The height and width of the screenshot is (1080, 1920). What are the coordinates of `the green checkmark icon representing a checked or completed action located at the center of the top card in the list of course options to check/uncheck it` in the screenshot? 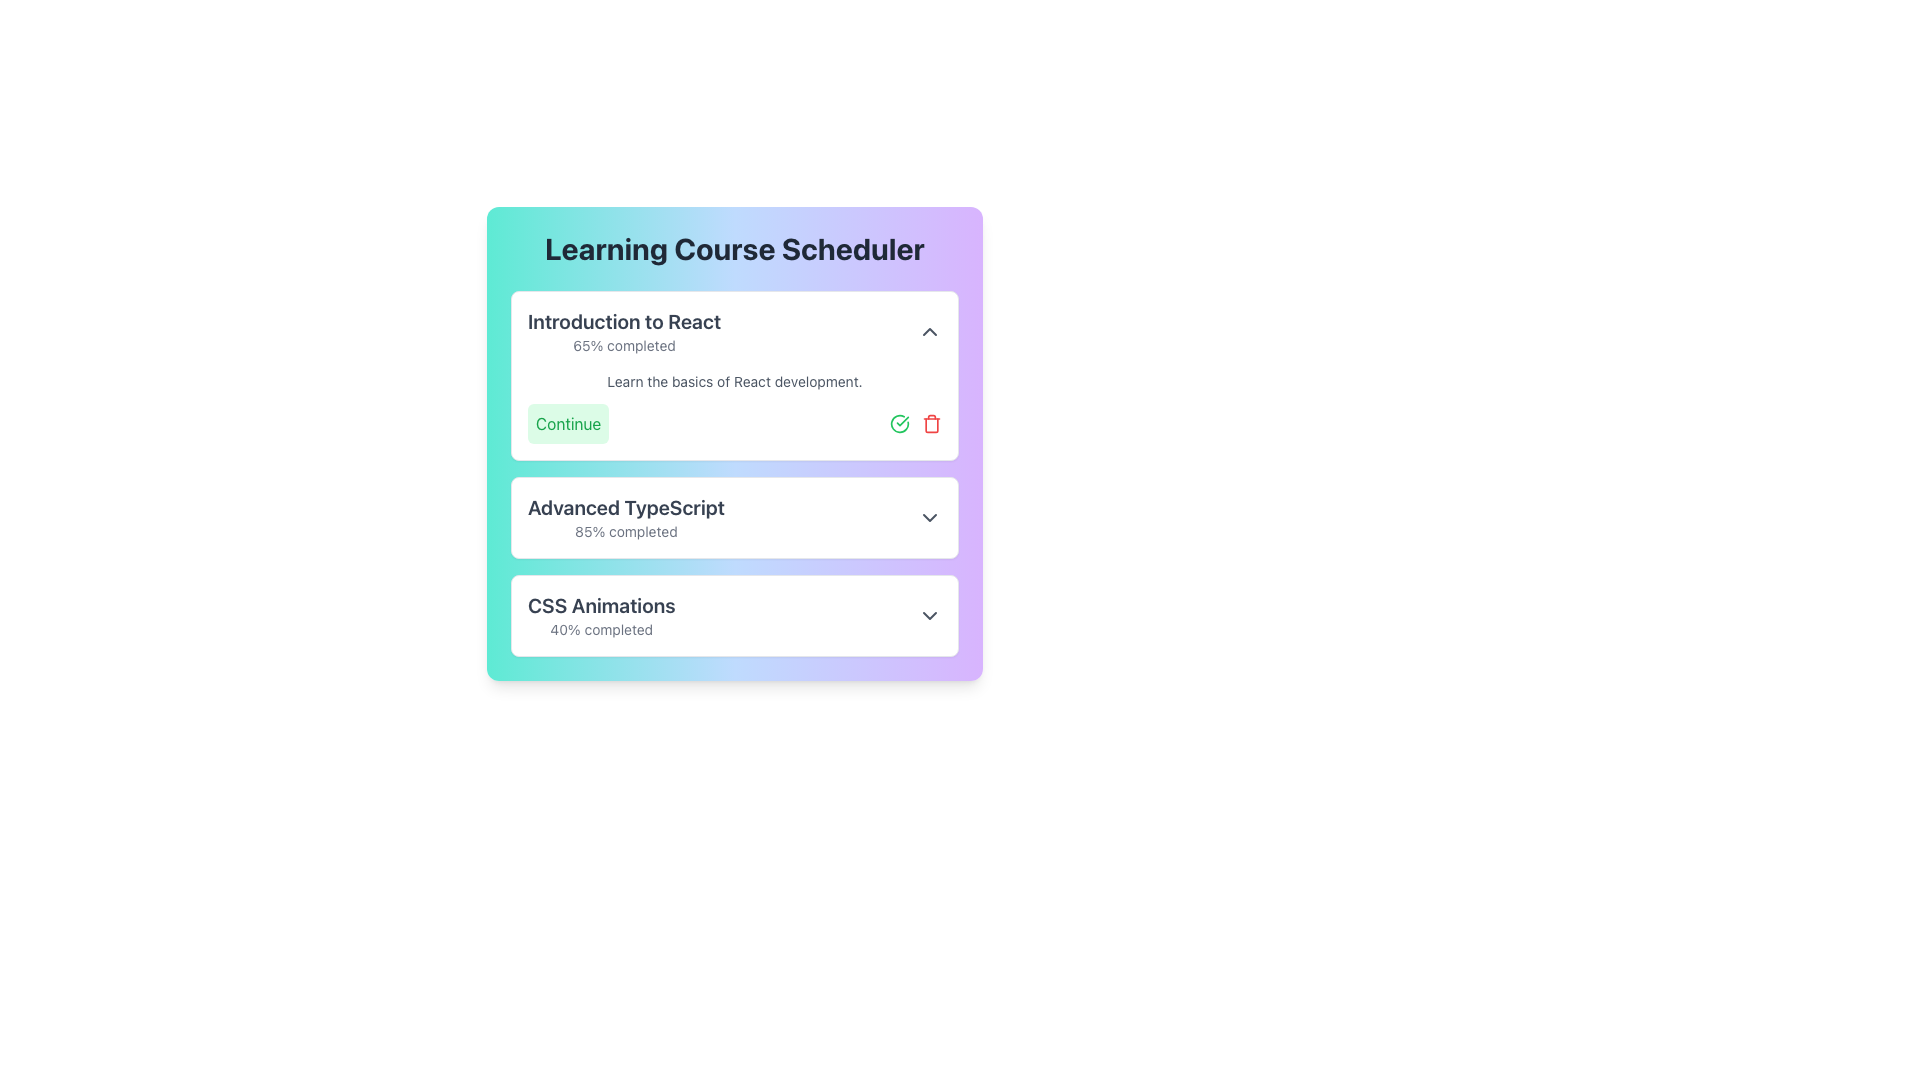 It's located at (899, 422).